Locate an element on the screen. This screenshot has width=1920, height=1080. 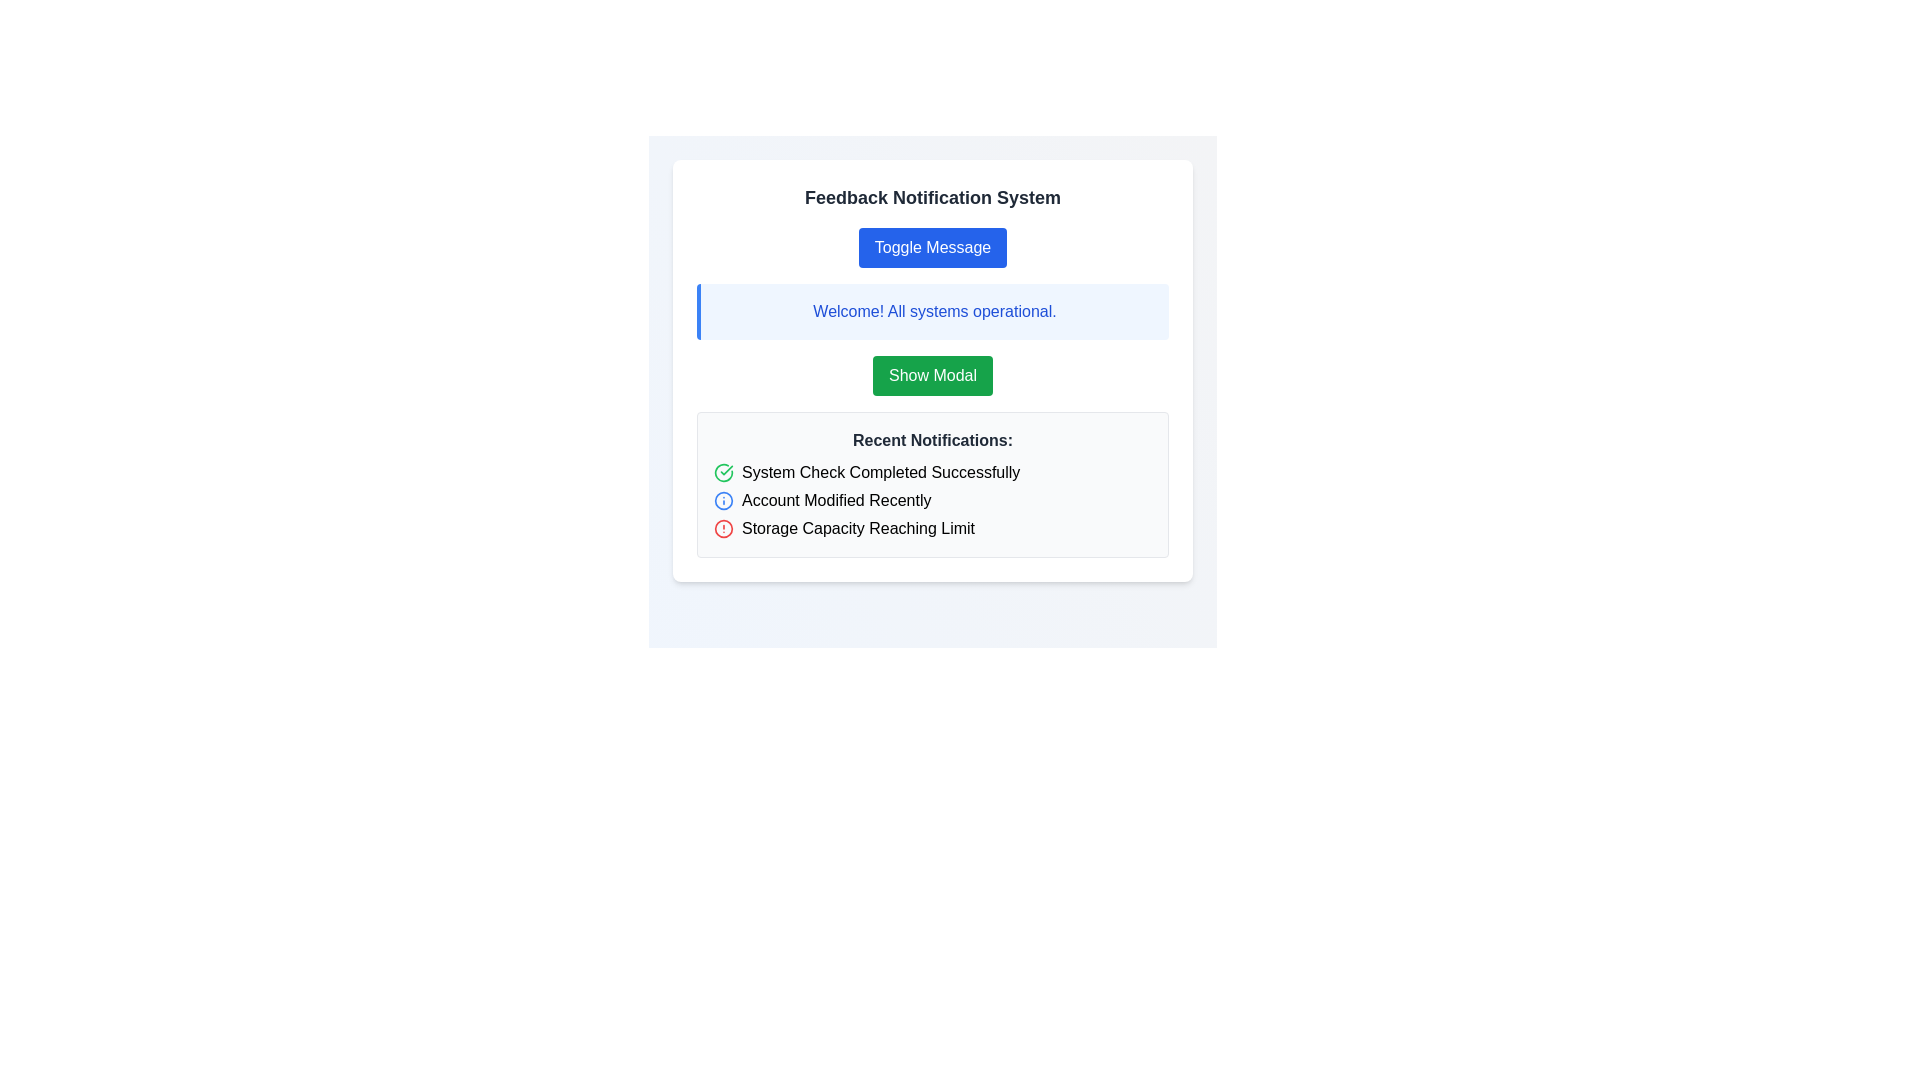
the static text label that indicates system status feedback, confirming that all operations are running smoothly is located at coordinates (934, 312).